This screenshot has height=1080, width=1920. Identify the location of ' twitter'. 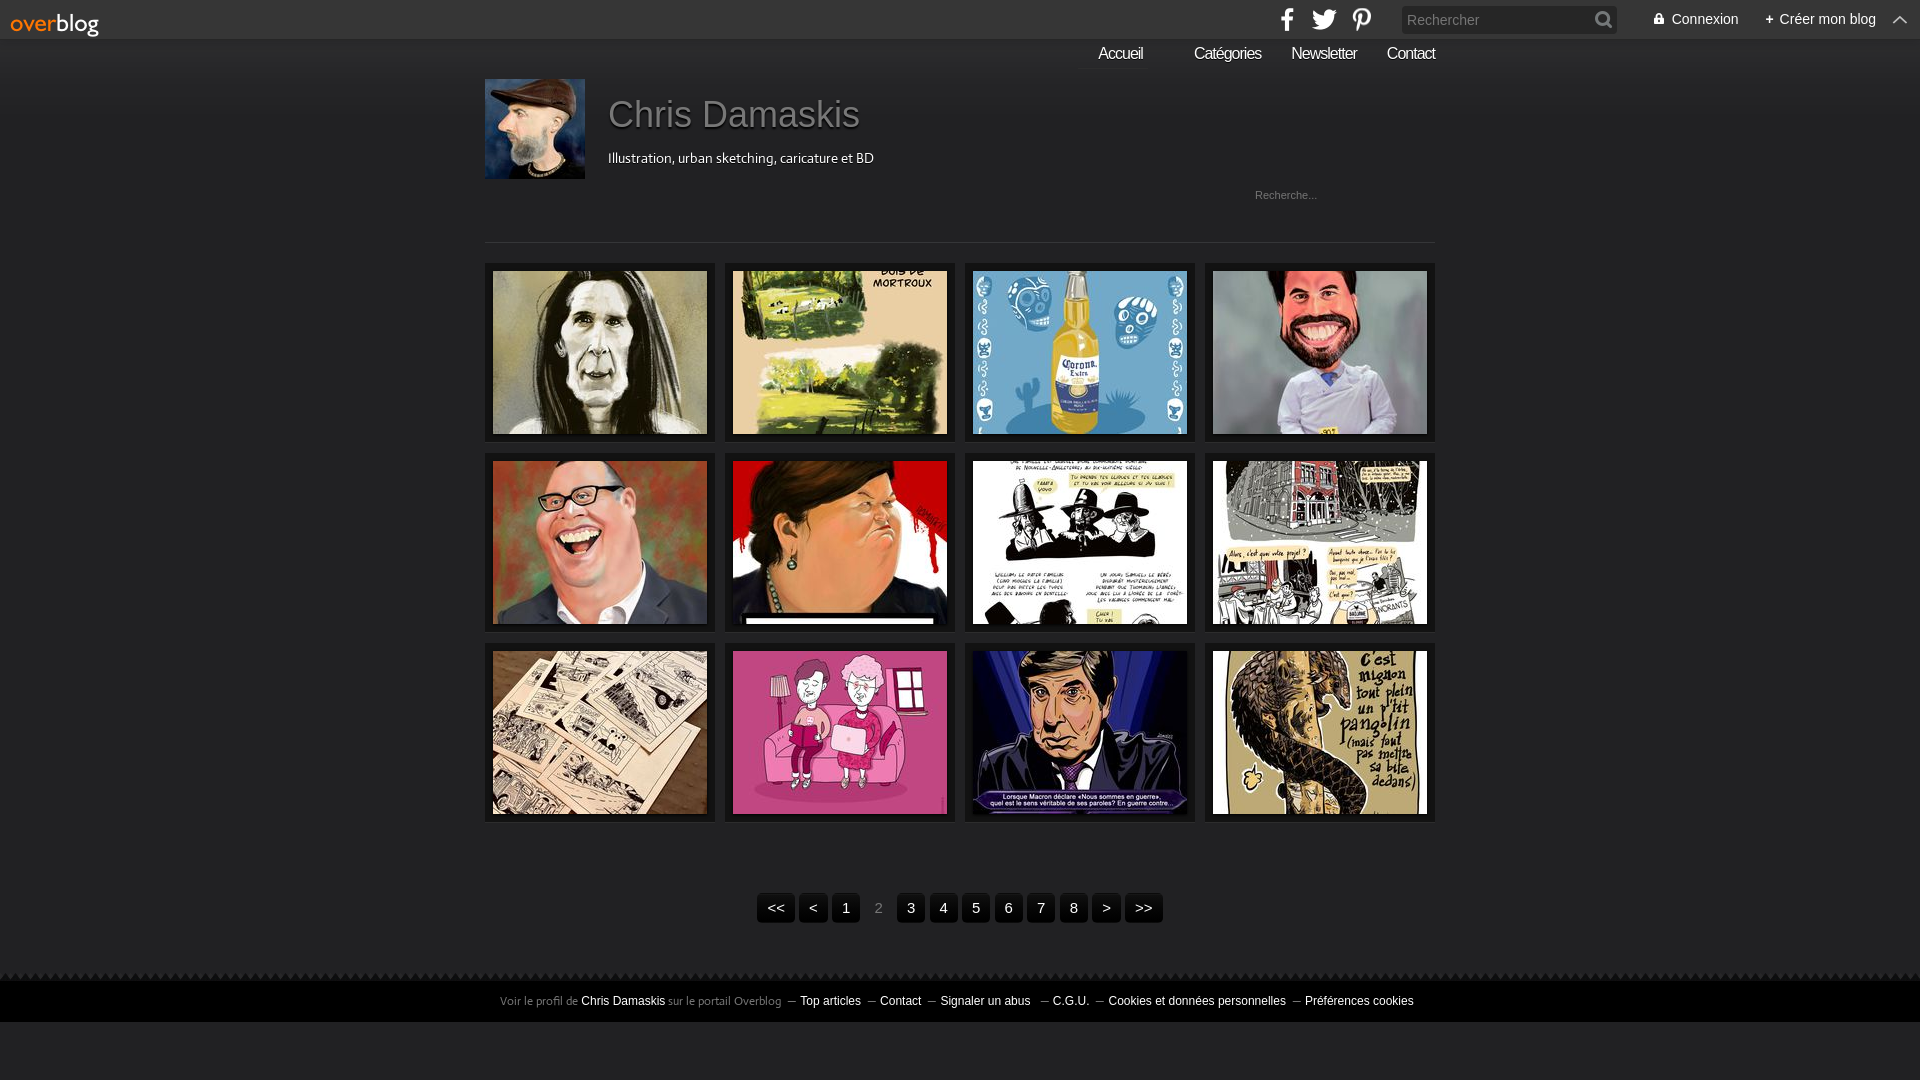
(1324, 19).